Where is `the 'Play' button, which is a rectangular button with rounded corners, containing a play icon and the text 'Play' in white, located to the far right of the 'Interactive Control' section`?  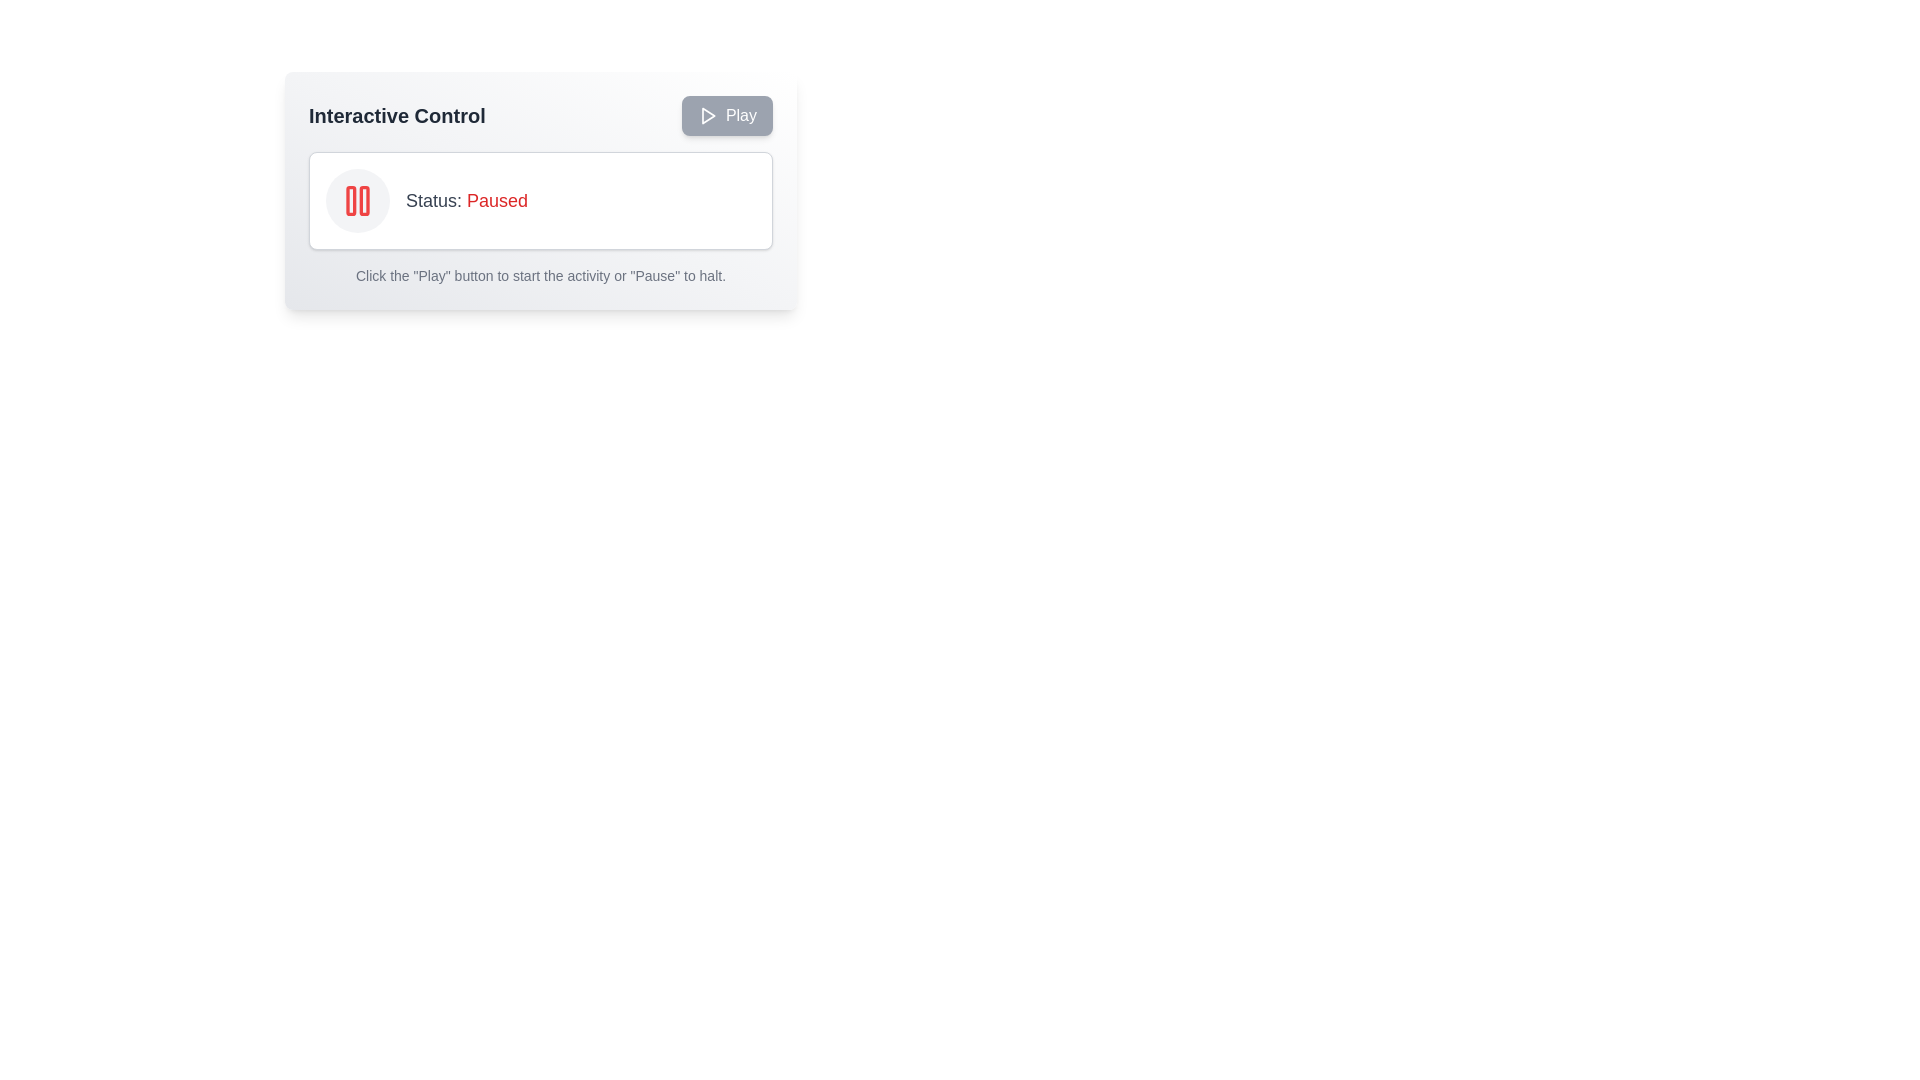 the 'Play' button, which is a rectangular button with rounded corners, containing a play icon and the text 'Play' in white, located to the far right of the 'Interactive Control' section is located at coordinates (726, 115).